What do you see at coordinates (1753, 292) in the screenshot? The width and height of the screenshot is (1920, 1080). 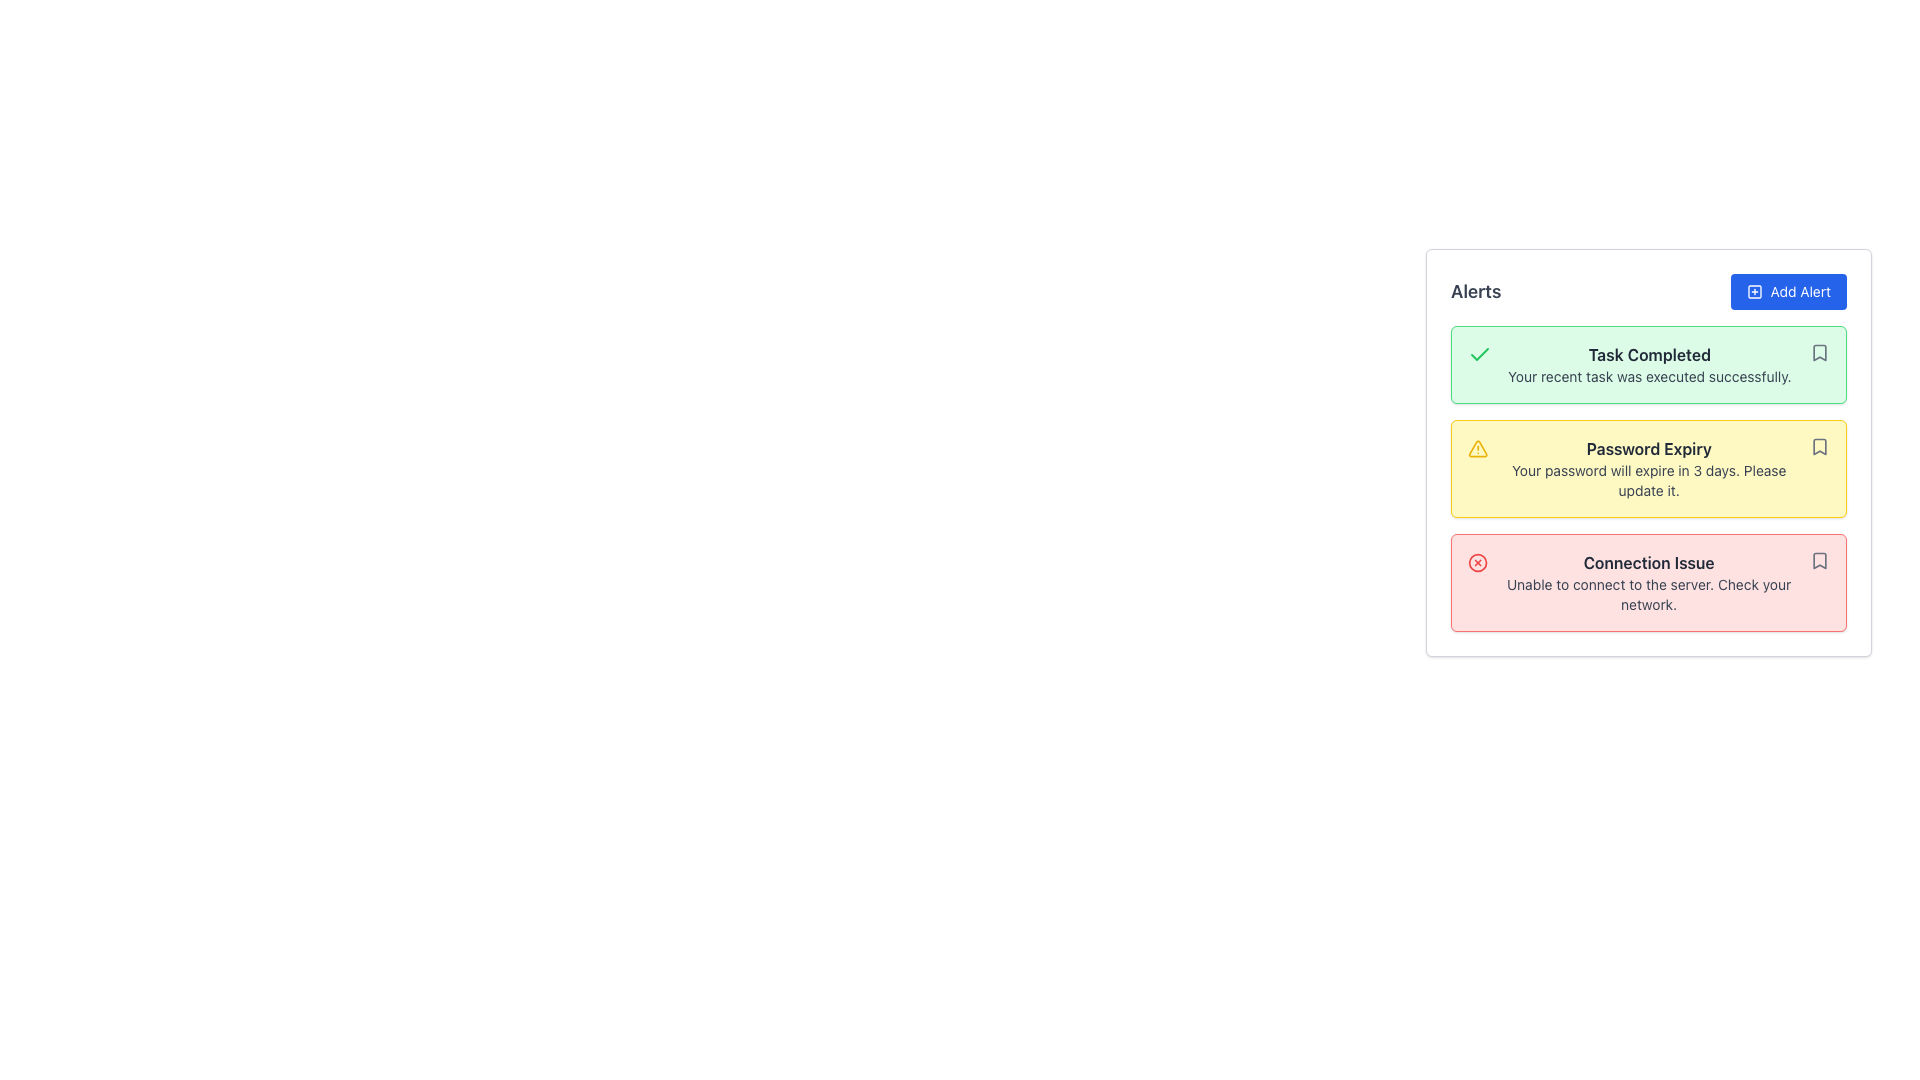 I see `the SVG Shape (Rounded Square) located in the top-right corner of the 'Alerts' card, adjacent to the 'Add Alert' button` at bounding box center [1753, 292].